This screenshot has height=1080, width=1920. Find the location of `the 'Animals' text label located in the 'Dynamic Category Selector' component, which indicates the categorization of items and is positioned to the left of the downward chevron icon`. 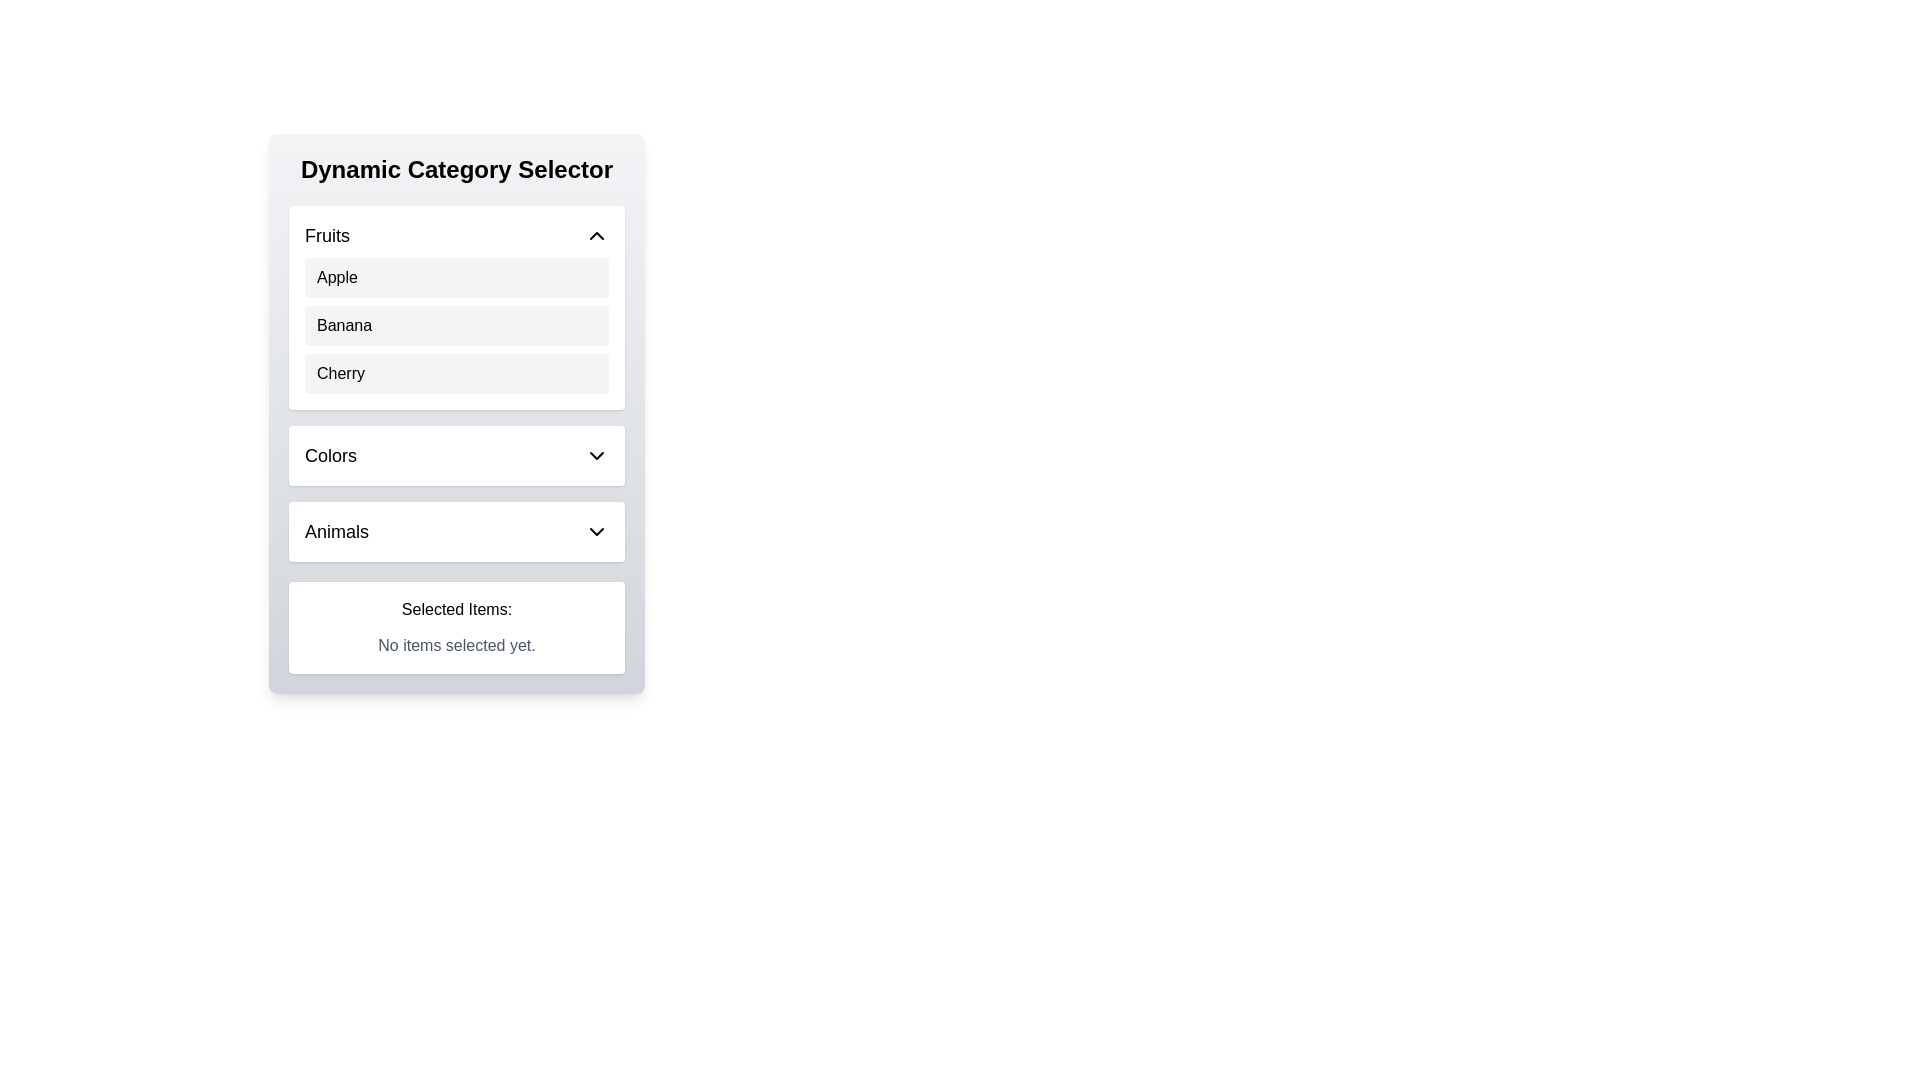

the 'Animals' text label located in the 'Dynamic Category Selector' component, which indicates the categorization of items and is positioned to the left of the downward chevron icon is located at coordinates (336, 531).